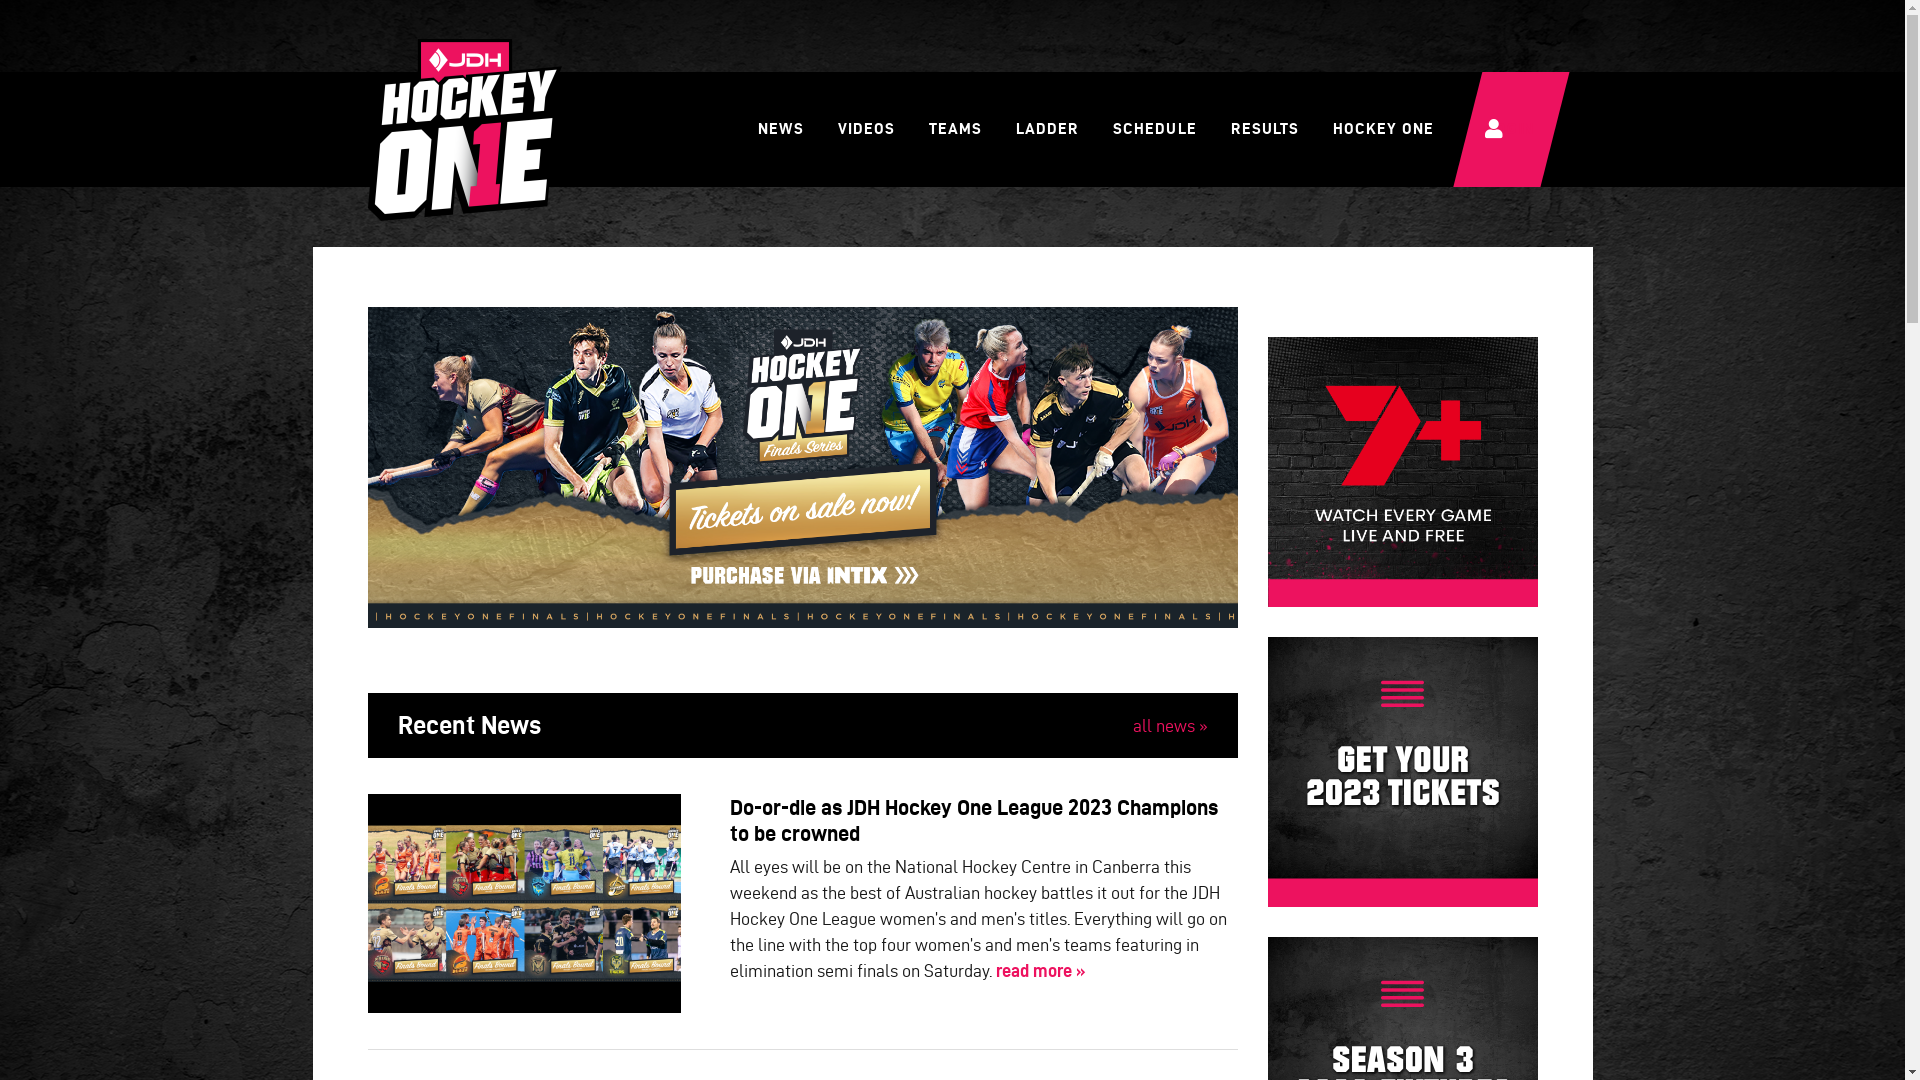 Image resolution: width=1920 pixels, height=1080 pixels. I want to click on 'LADDER', so click(1046, 129).